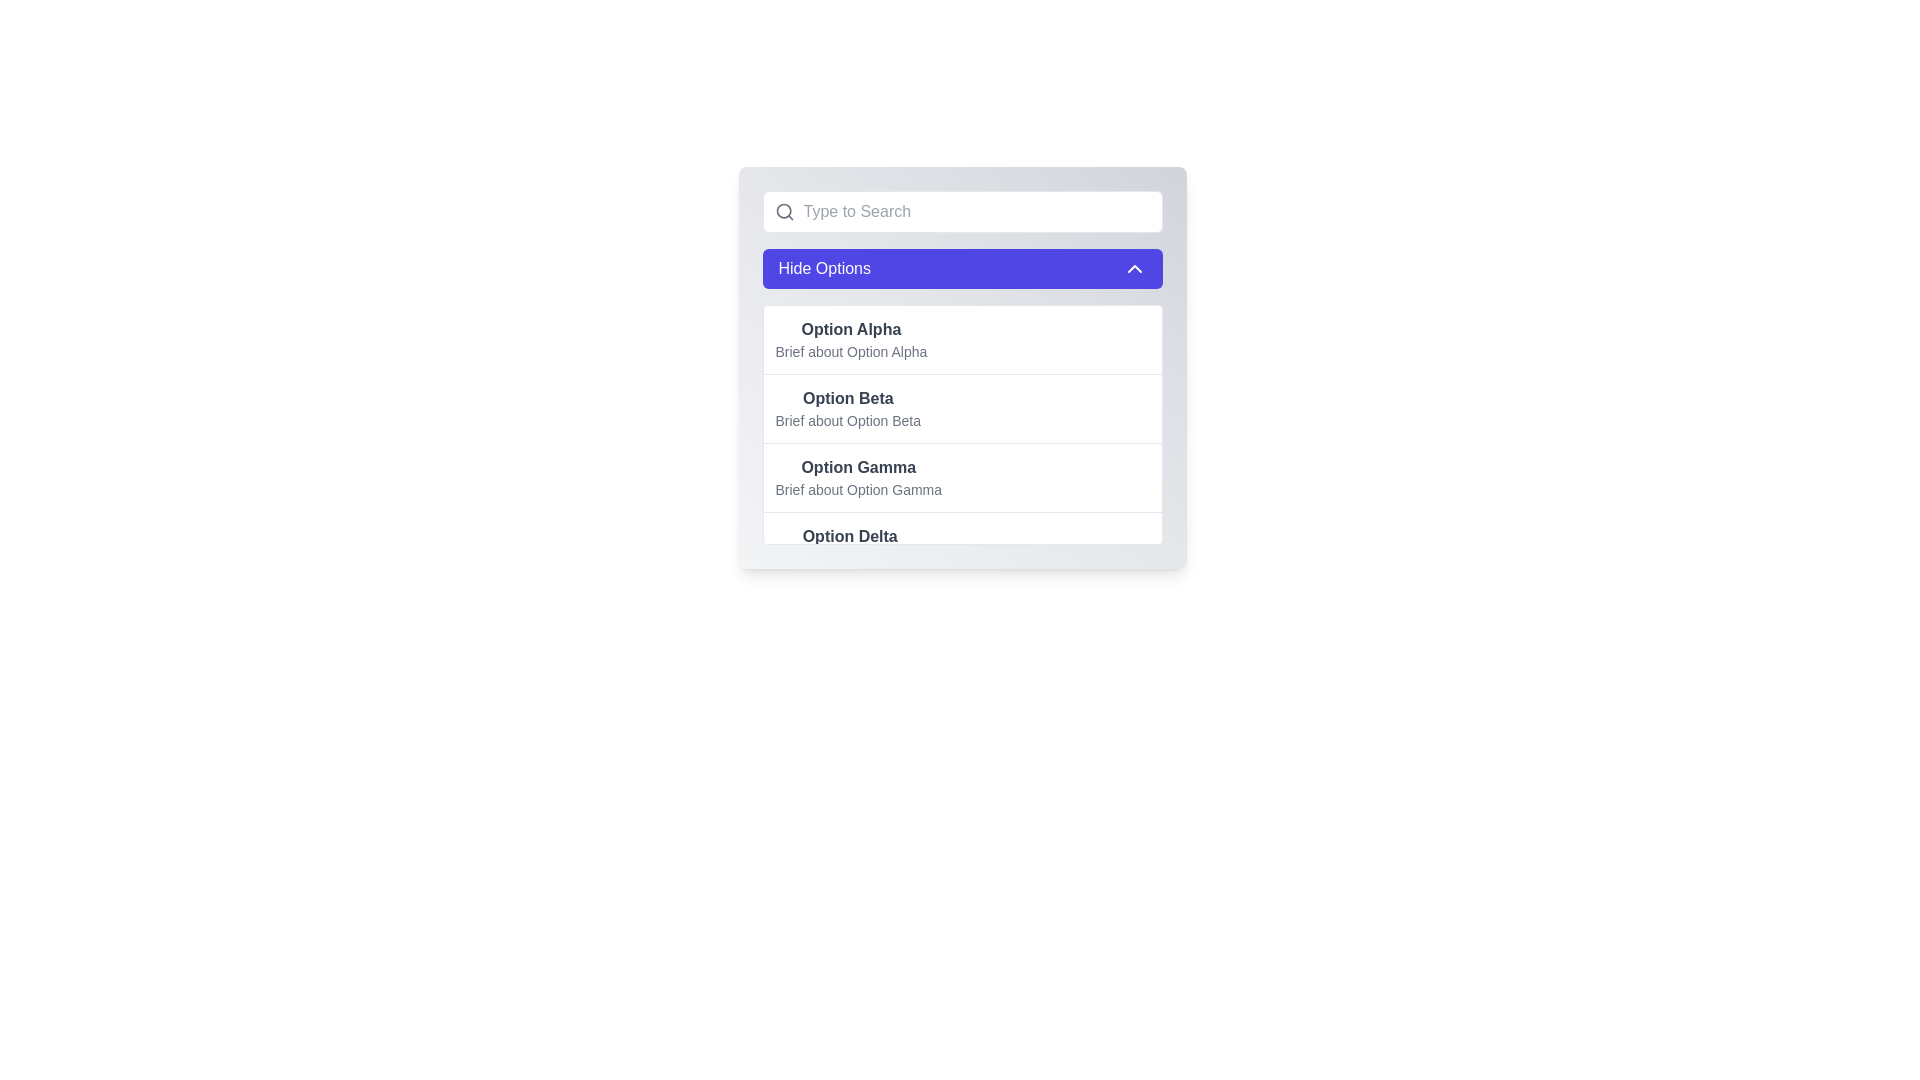 The width and height of the screenshot is (1920, 1080). I want to click on the Text label that serves as the heading for the Option Delta information box, positioned at the top of the content area, so click(850, 535).